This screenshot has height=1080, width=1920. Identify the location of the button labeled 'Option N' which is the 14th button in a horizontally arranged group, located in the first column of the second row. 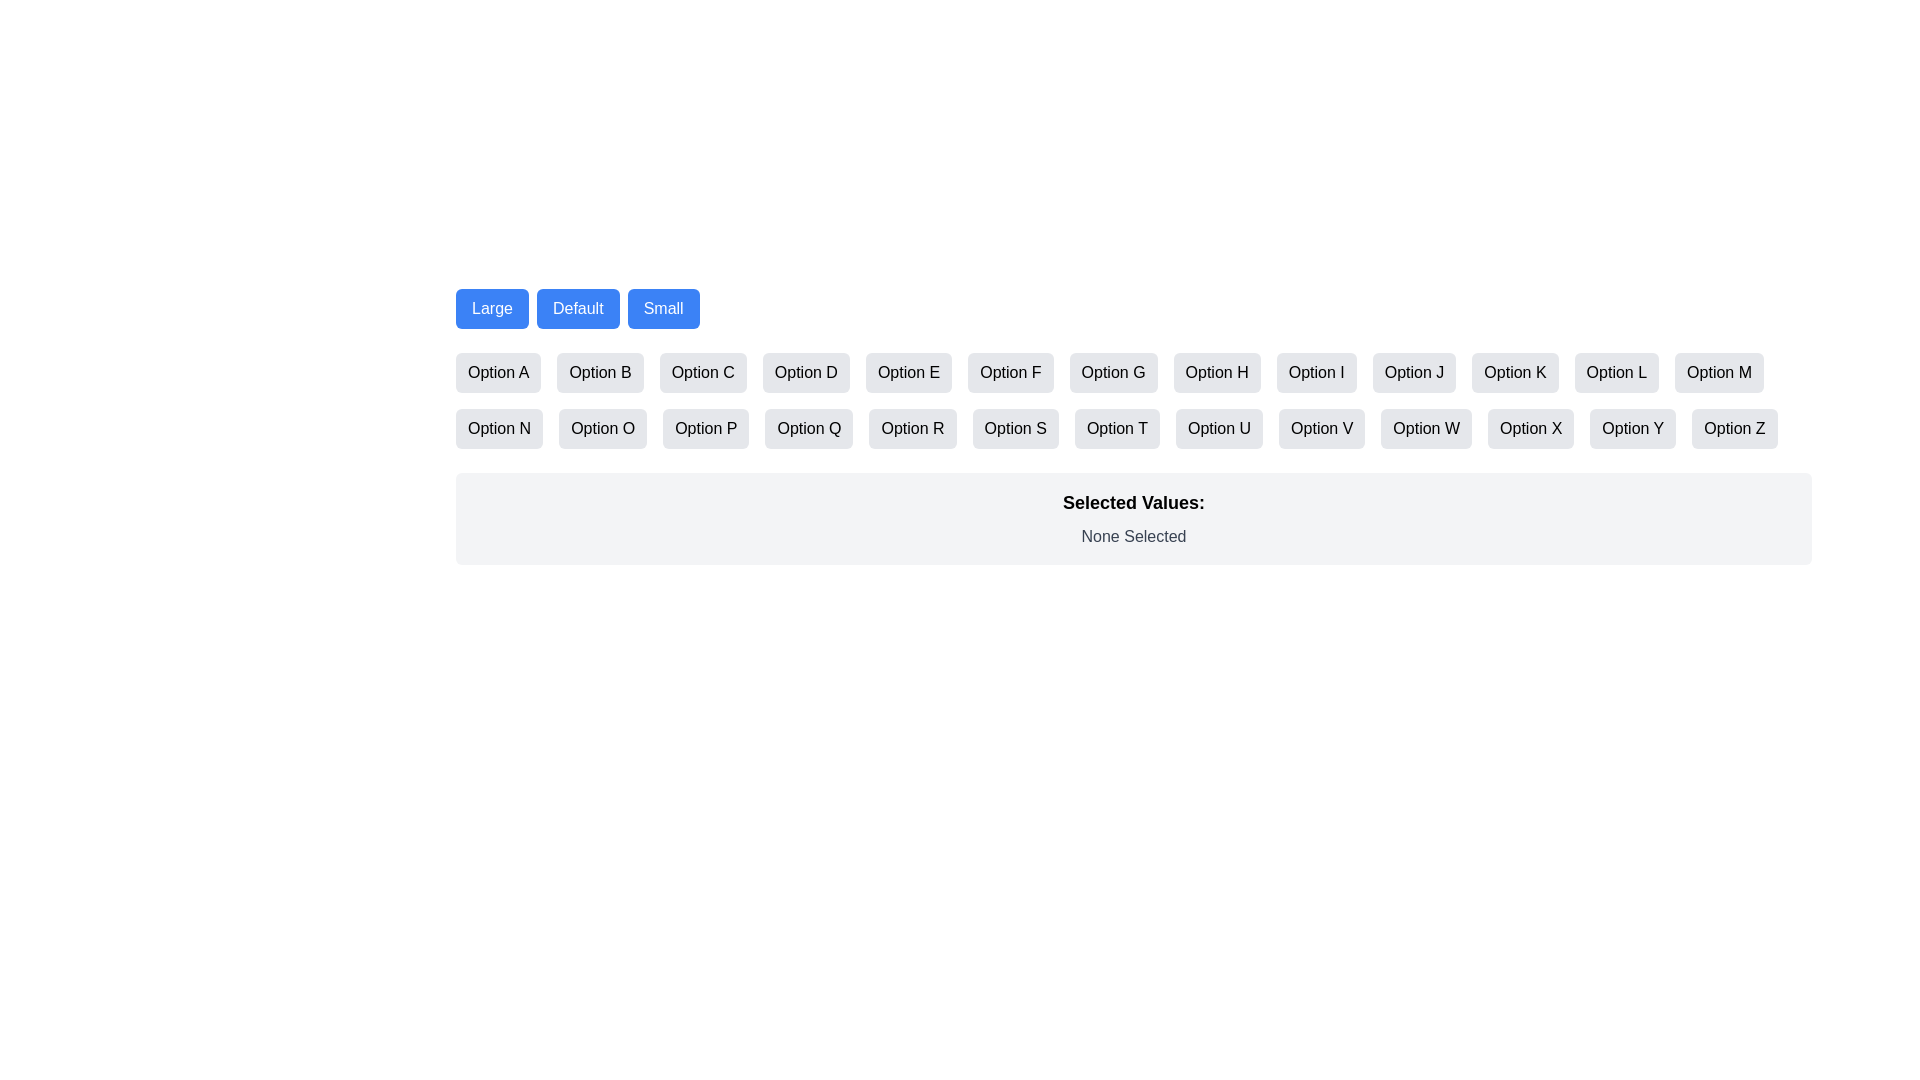
(499, 427).